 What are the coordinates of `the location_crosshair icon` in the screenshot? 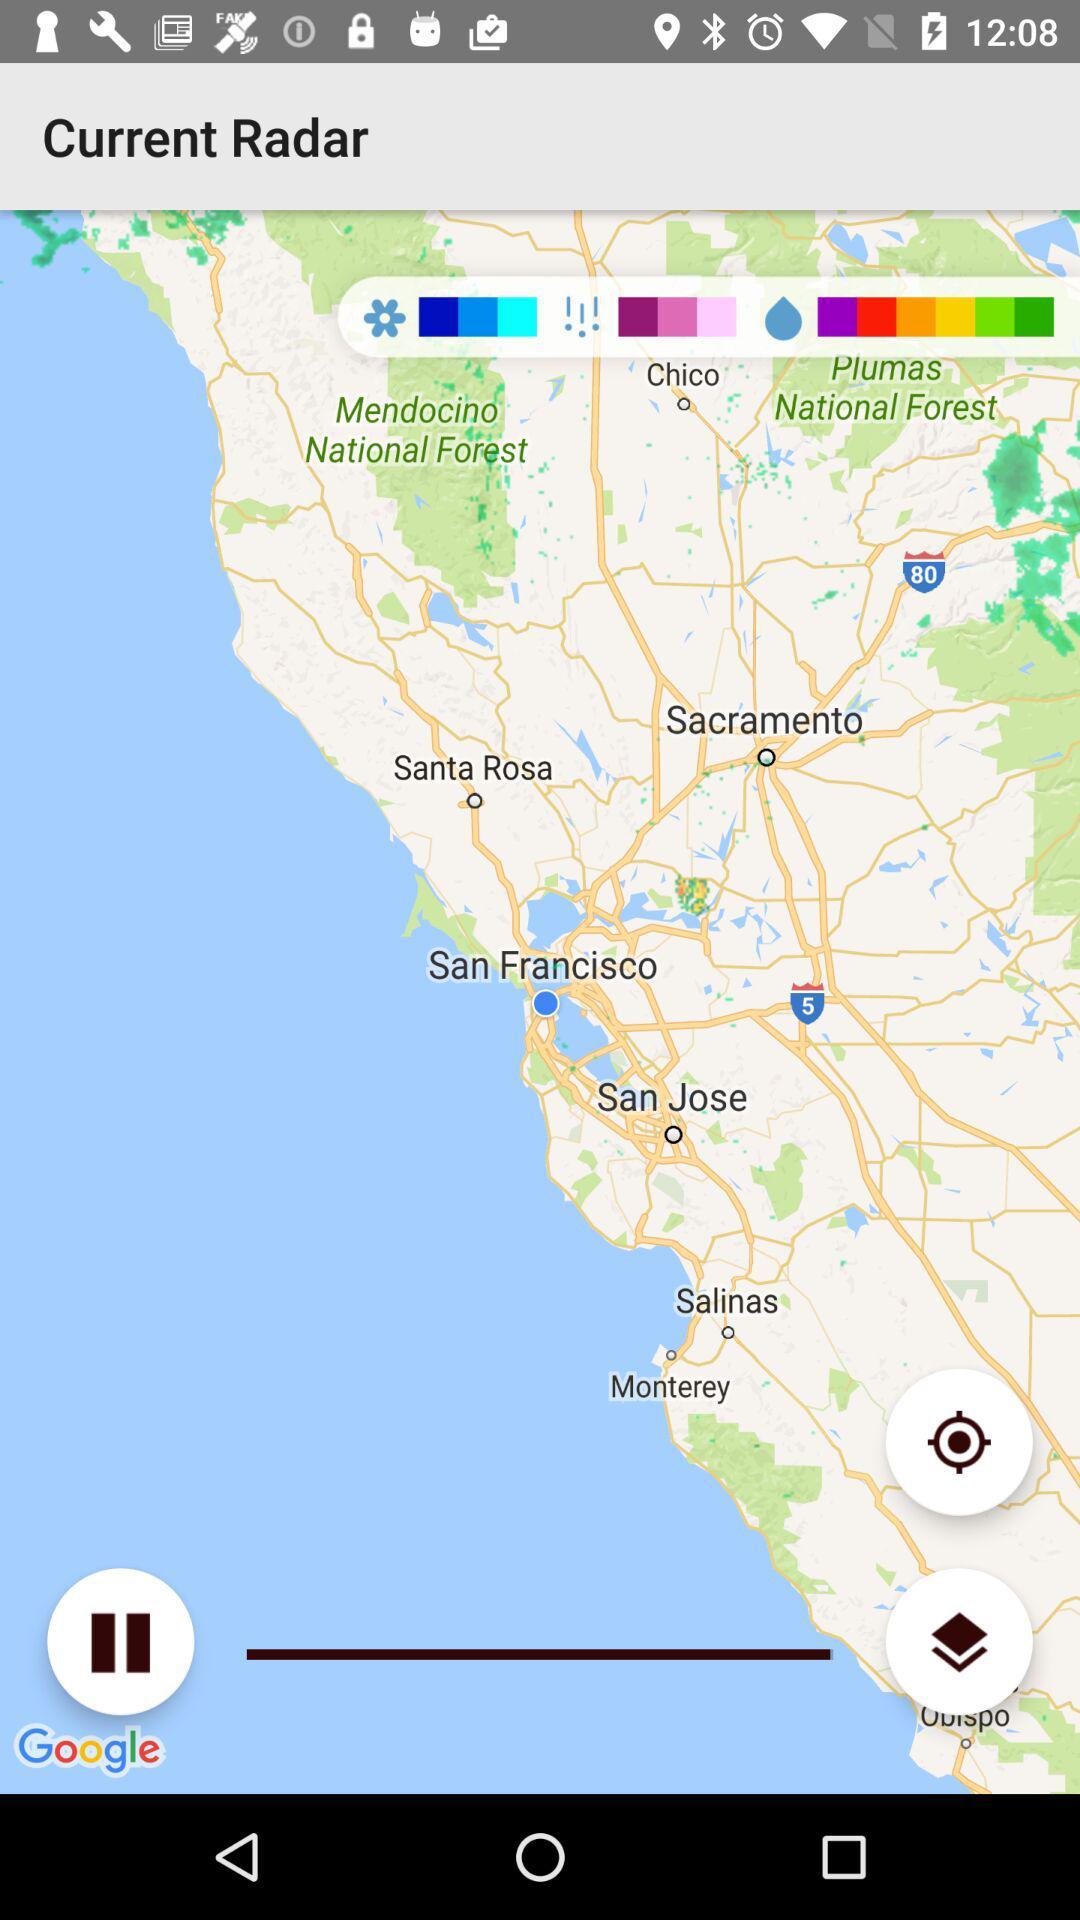 It's located at (958, 1442).